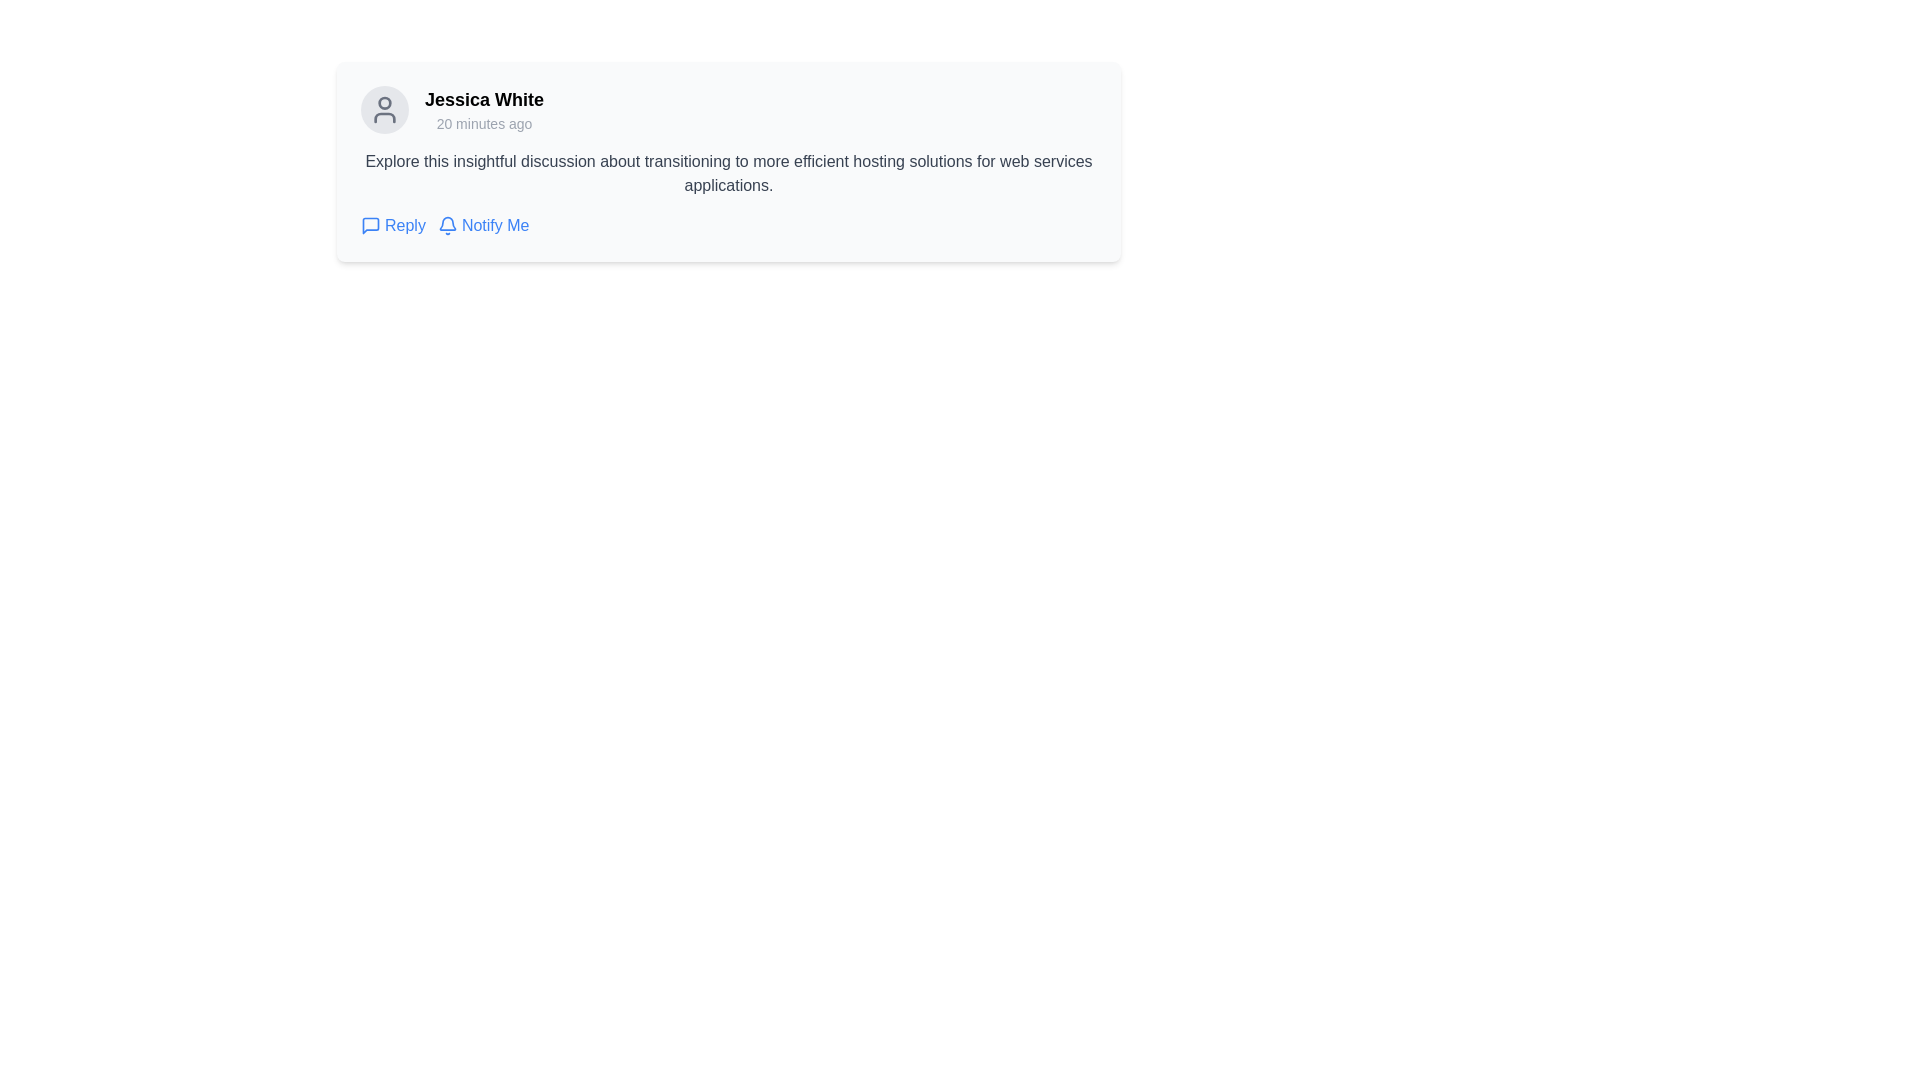 The image size is (1920, 1080). Describe the element at coordinates (484, 123) in the screenshot. I see `timestamp text label displaying '20 minutes ago' that is styled in small, gray text and located below the name 'Jessica White'` at that location.